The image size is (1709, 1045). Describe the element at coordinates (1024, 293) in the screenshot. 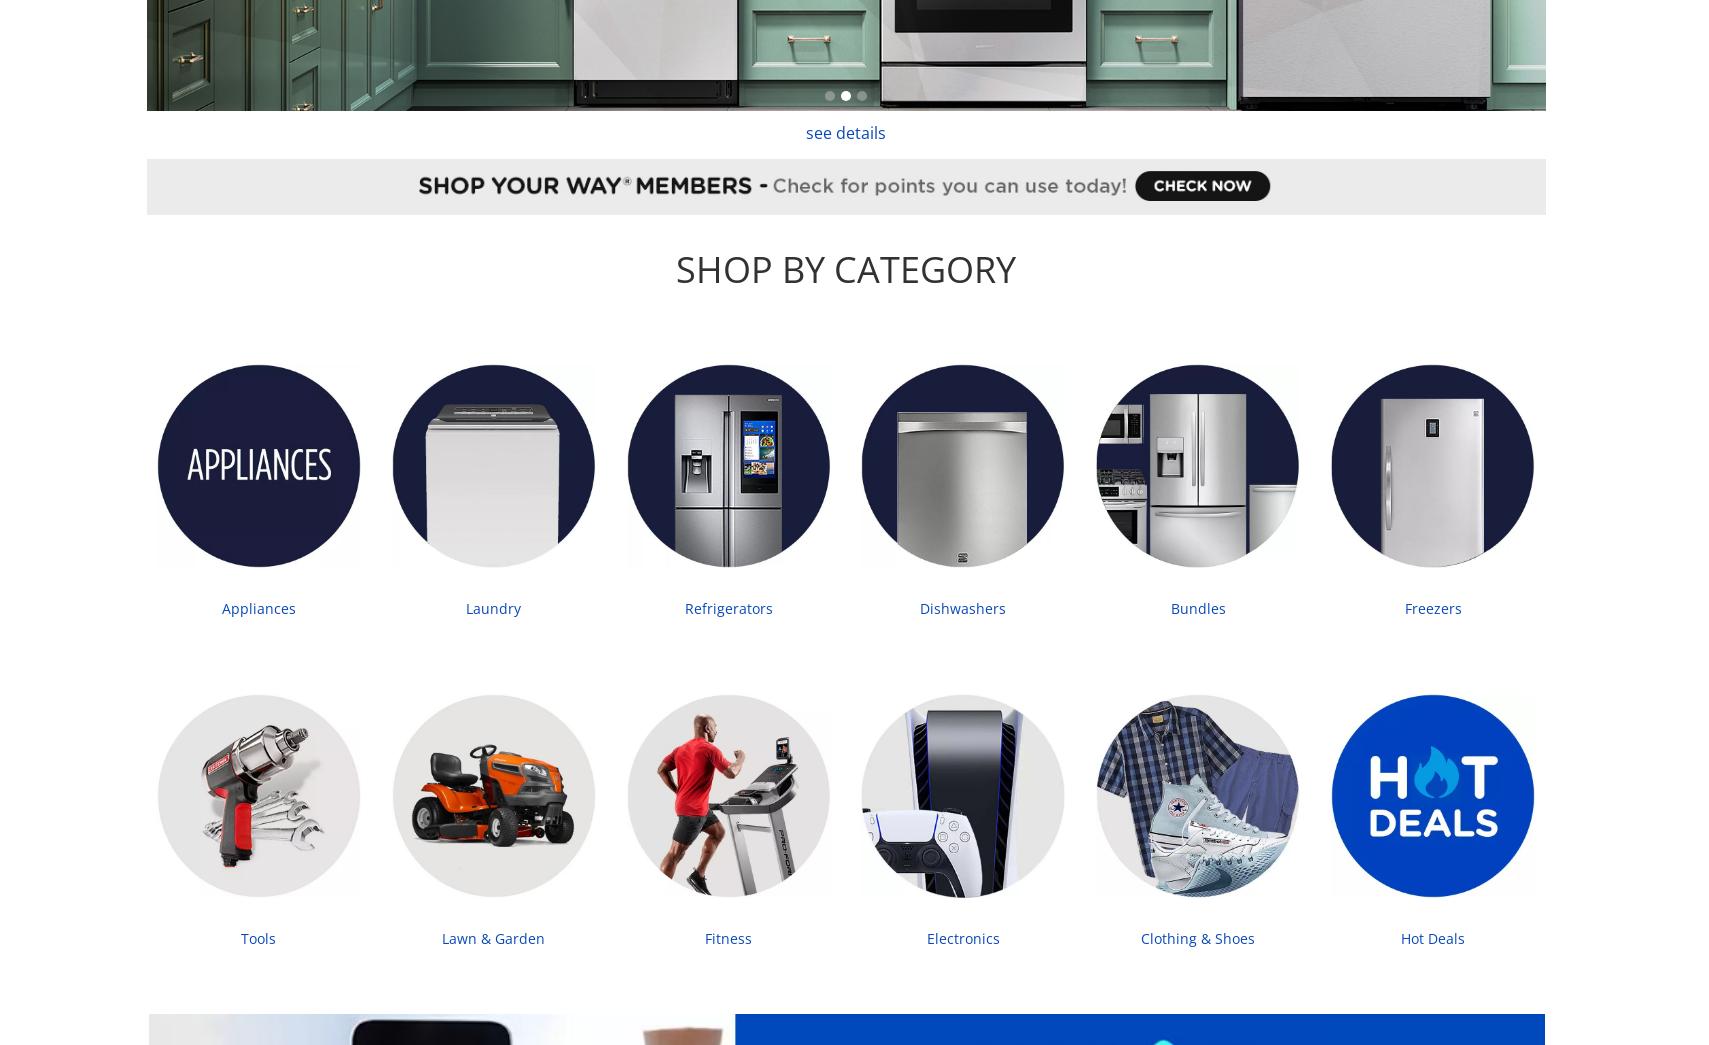

I see `'Sell on Sears'` at that location.